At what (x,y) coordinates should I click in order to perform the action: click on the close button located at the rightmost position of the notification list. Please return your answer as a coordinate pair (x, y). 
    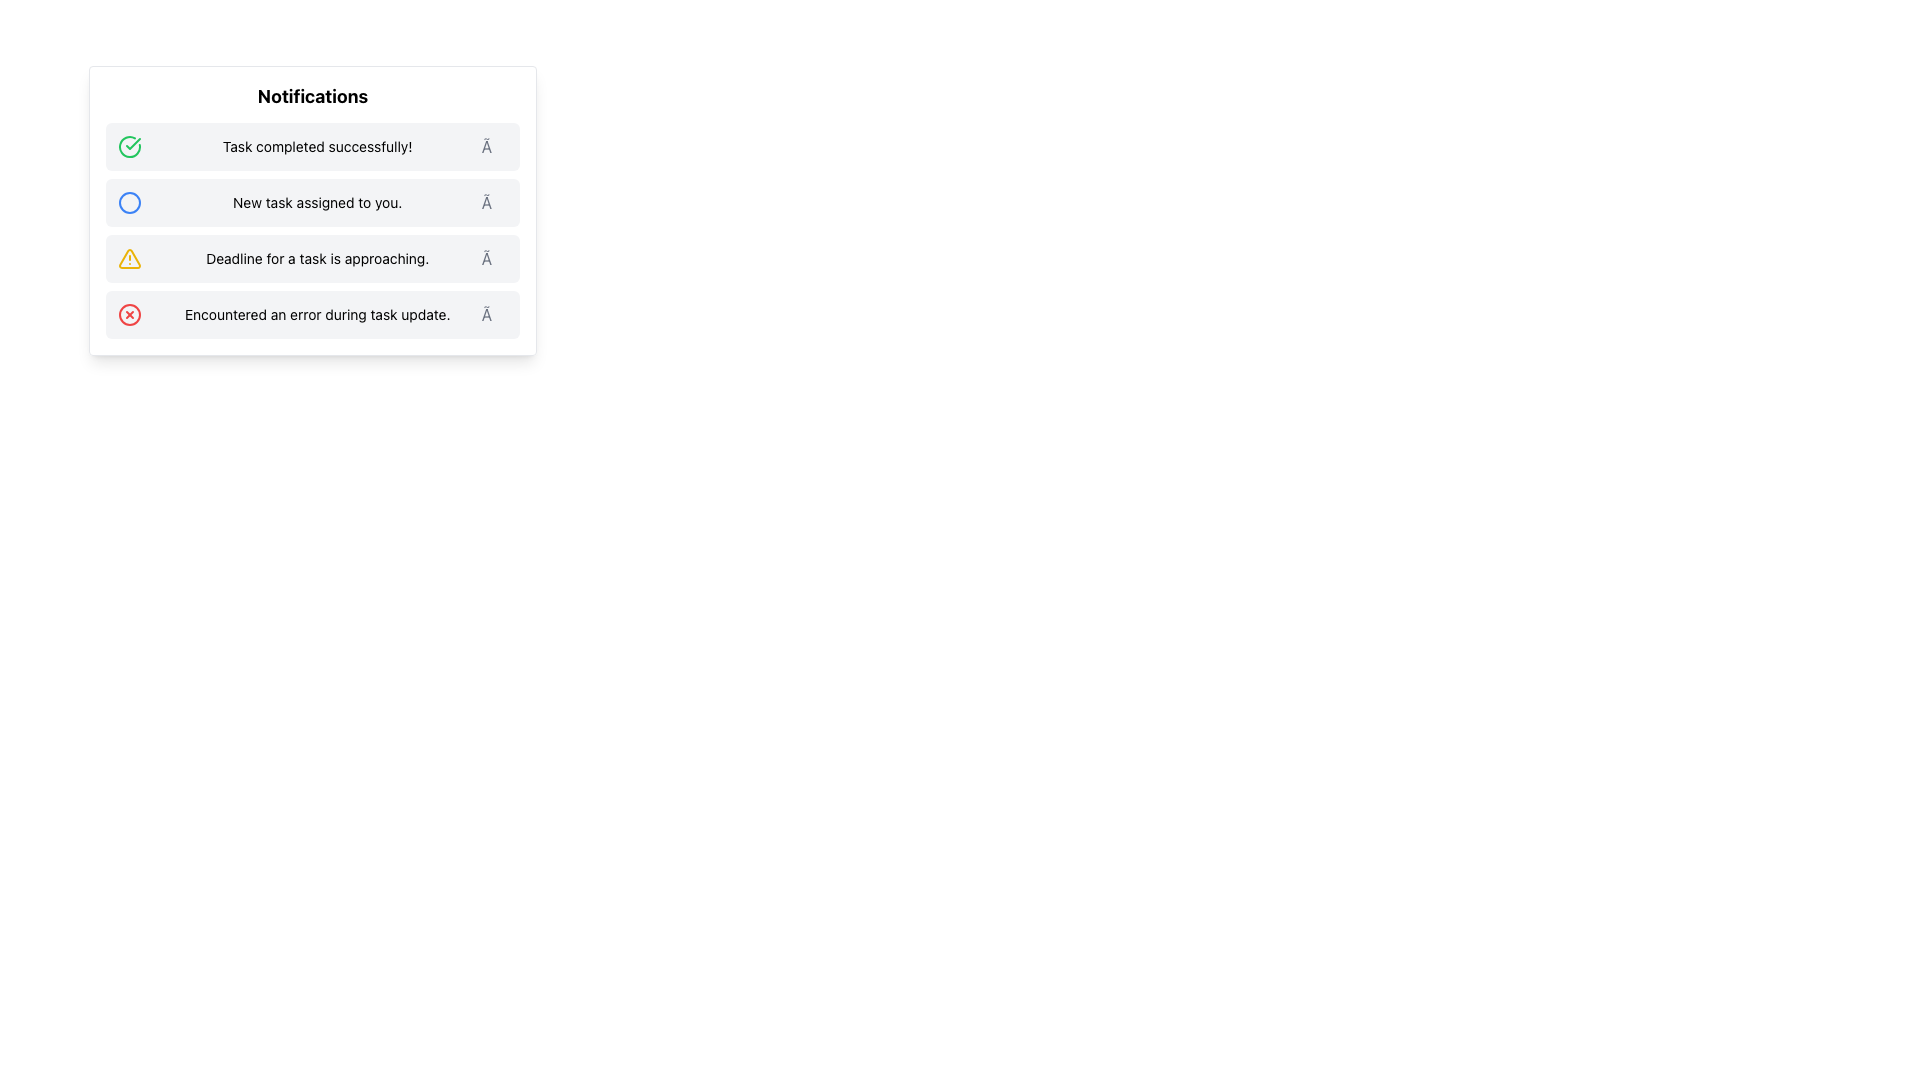
    Looking at the image, I should click on (494, 257).